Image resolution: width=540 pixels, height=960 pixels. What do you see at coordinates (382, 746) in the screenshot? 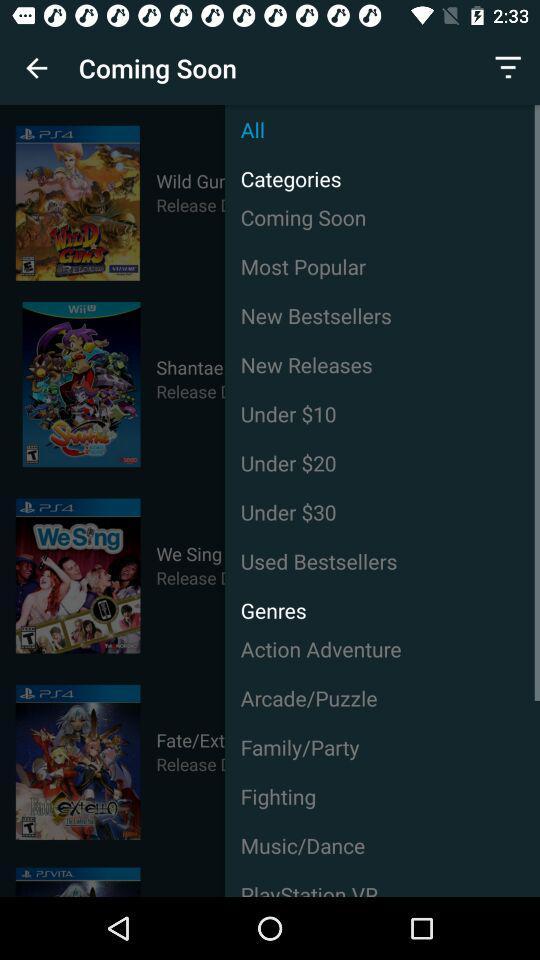
I see `the icon above fighting icon` at bounding box center [382, 746].